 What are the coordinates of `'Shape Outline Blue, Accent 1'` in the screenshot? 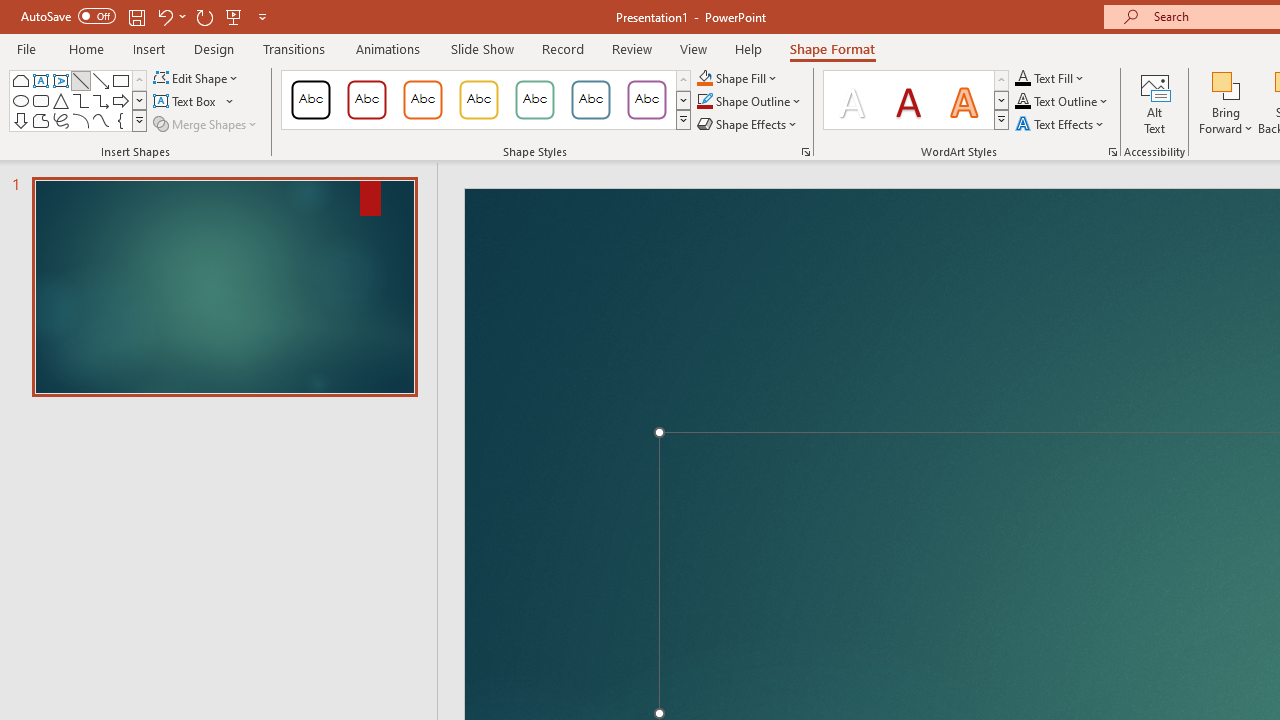 It's located at (704, 101).